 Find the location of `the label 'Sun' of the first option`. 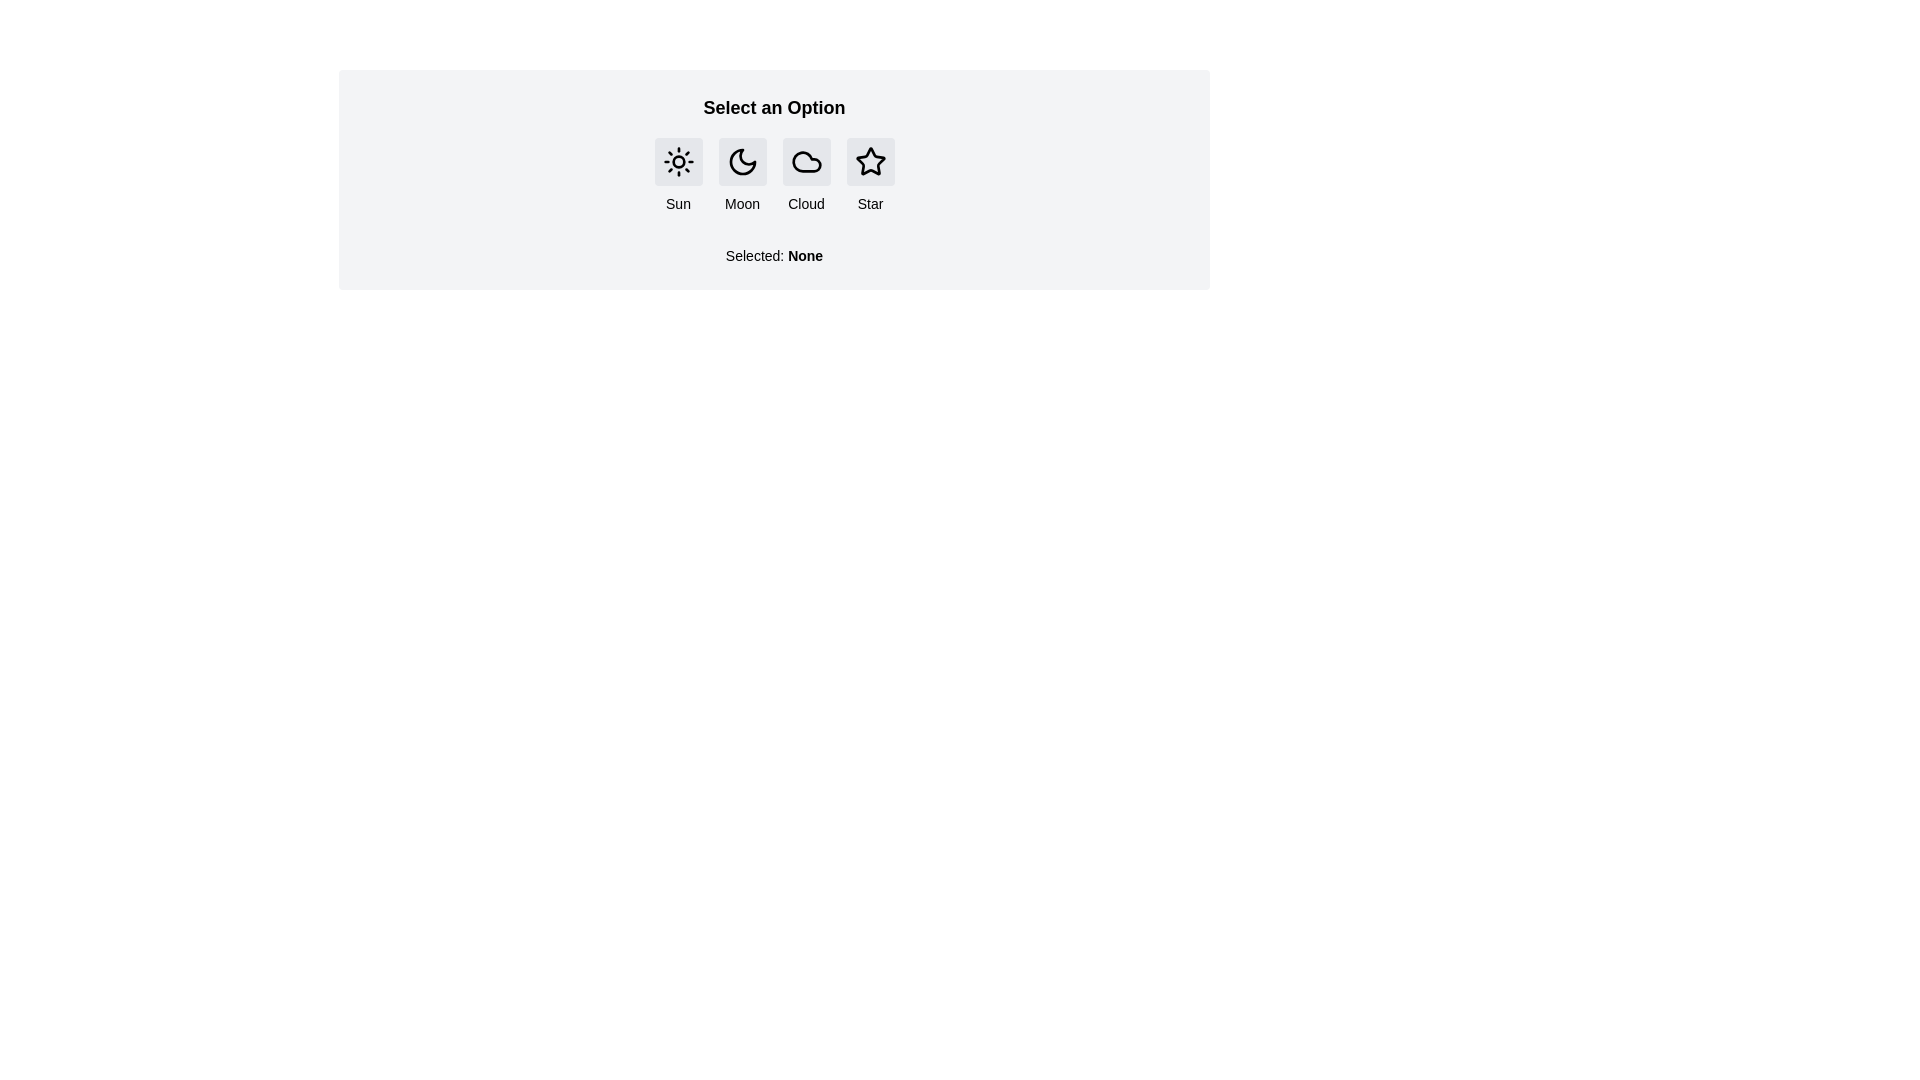

the label 'Sun' of the first option is located at coordinates (678, 175).